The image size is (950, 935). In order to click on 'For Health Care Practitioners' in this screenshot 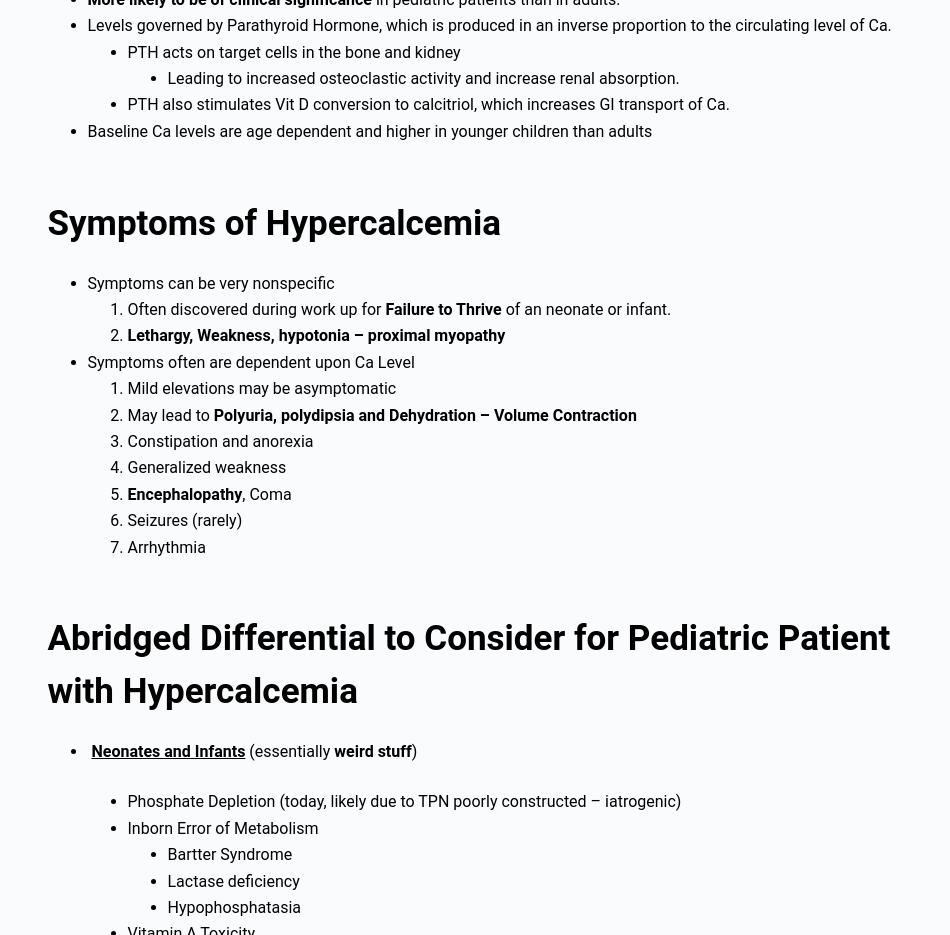, I will do `click(151, 885)`.